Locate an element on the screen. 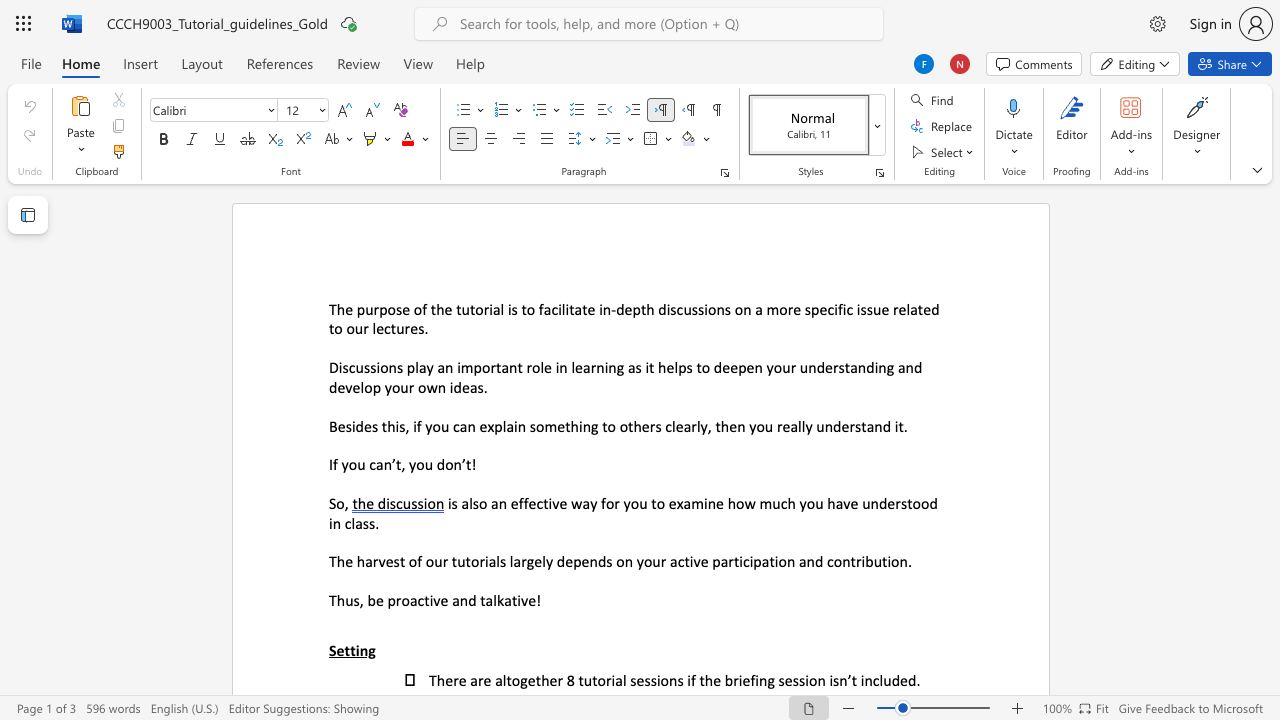 This screenshot has width=1280, height=720. the 1th character "l" in the text is located at coordinates (562, 309).